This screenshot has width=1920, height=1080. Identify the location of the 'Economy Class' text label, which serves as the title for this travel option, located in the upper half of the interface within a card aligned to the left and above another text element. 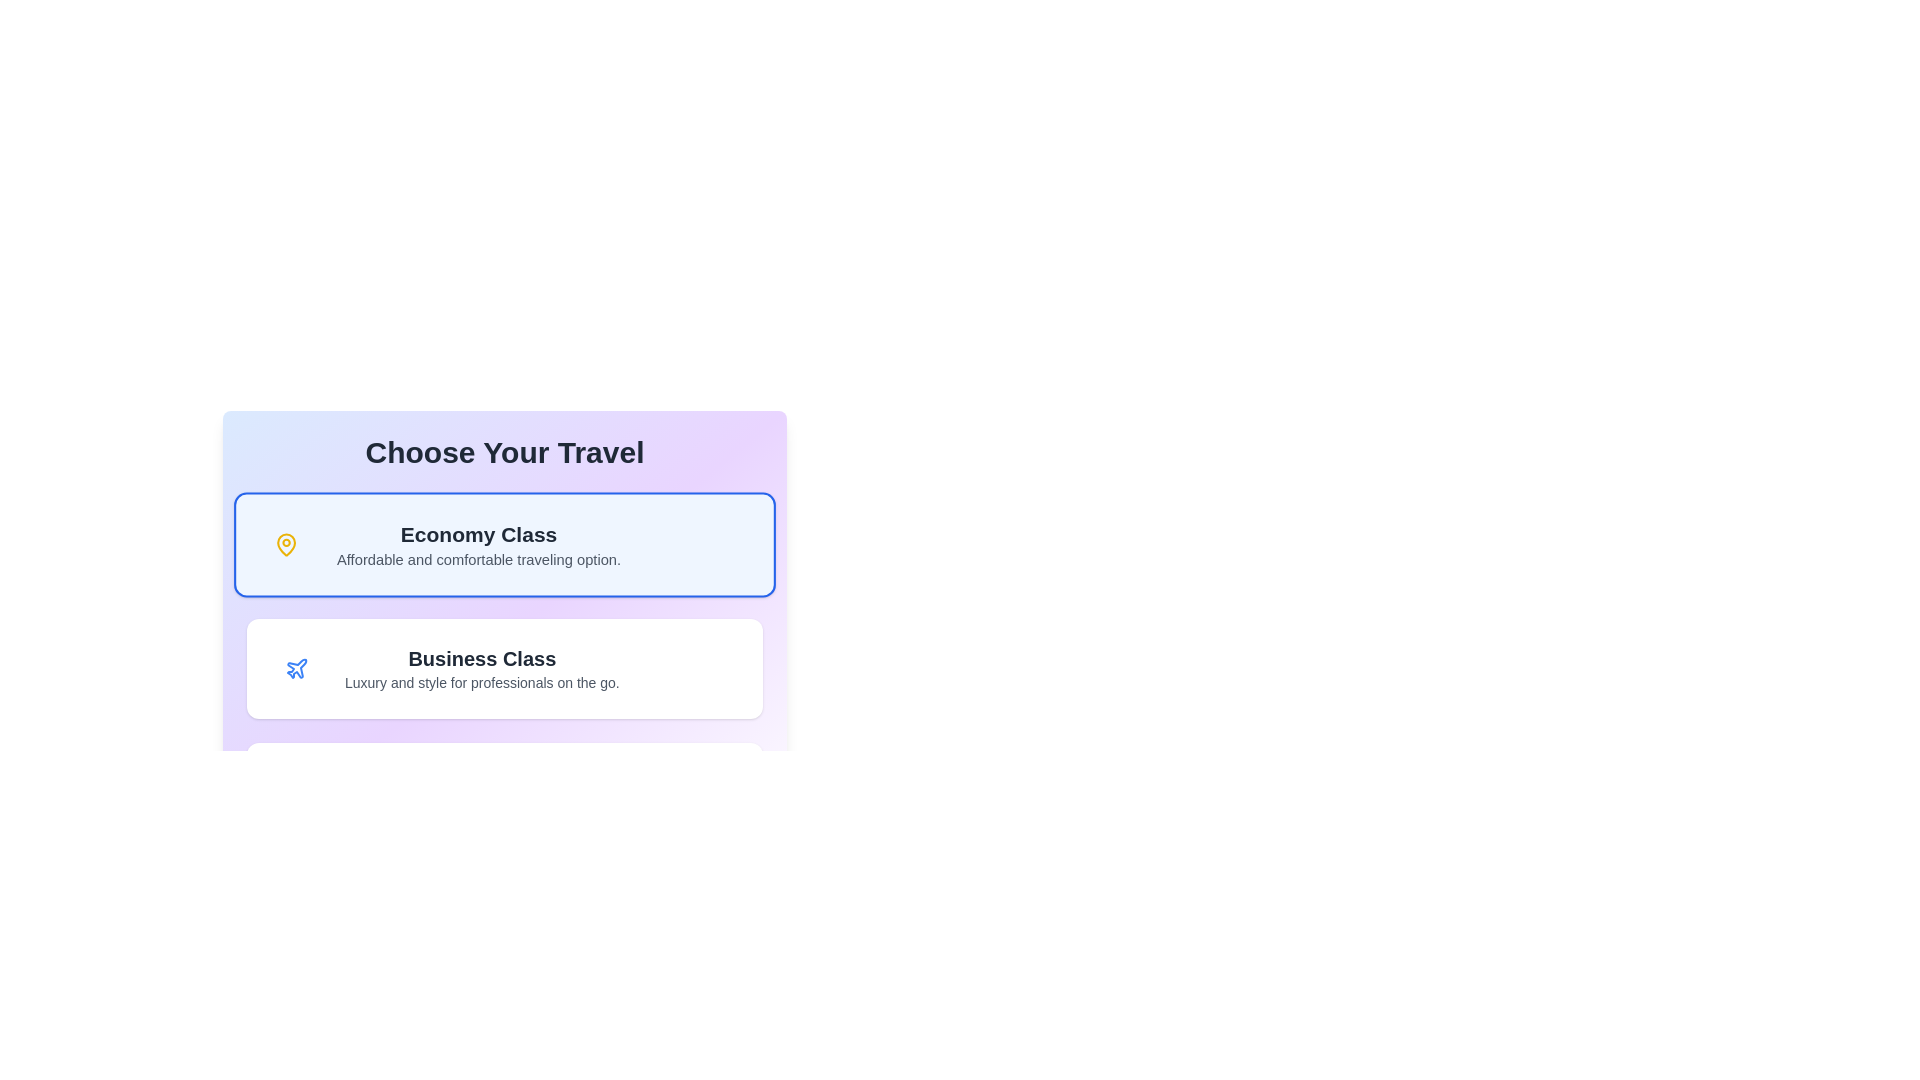
(478, 533).